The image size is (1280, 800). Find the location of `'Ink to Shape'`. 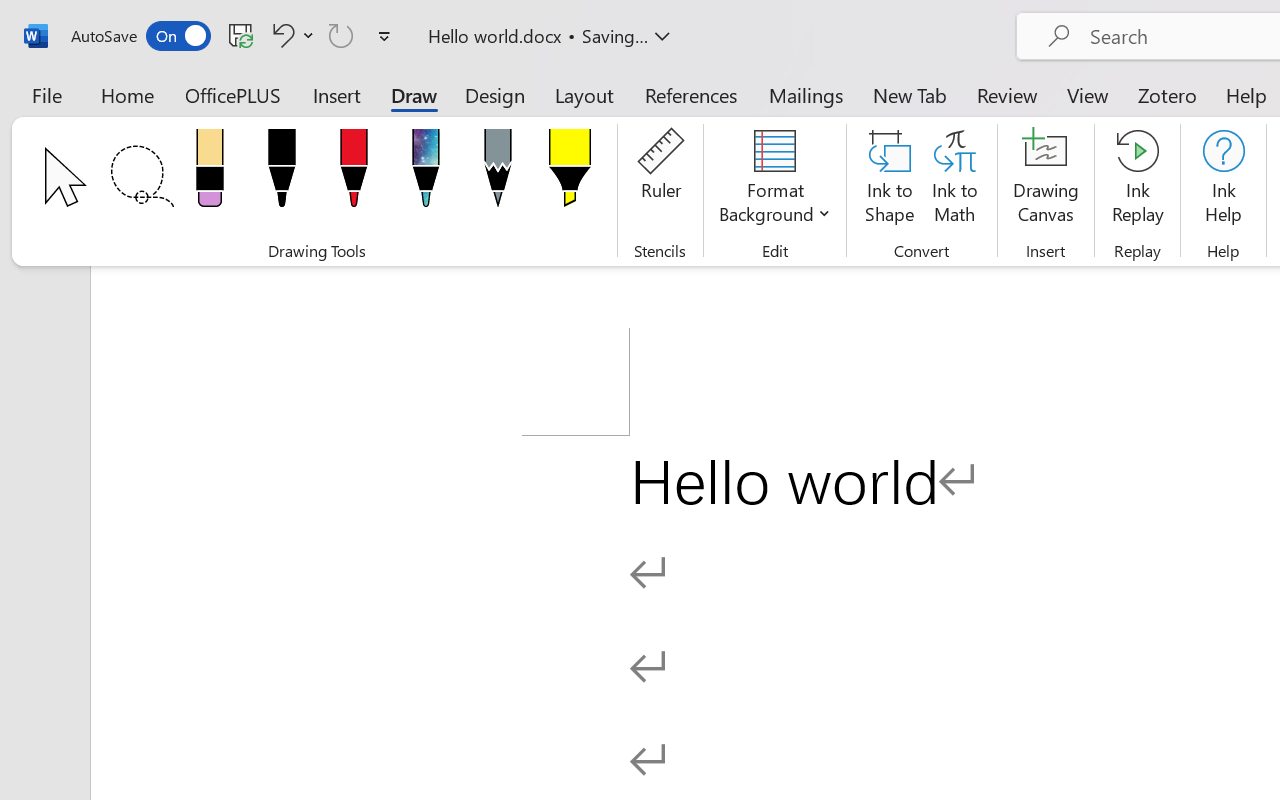

'Ink to Shape' is located at coordinates (889, 179).